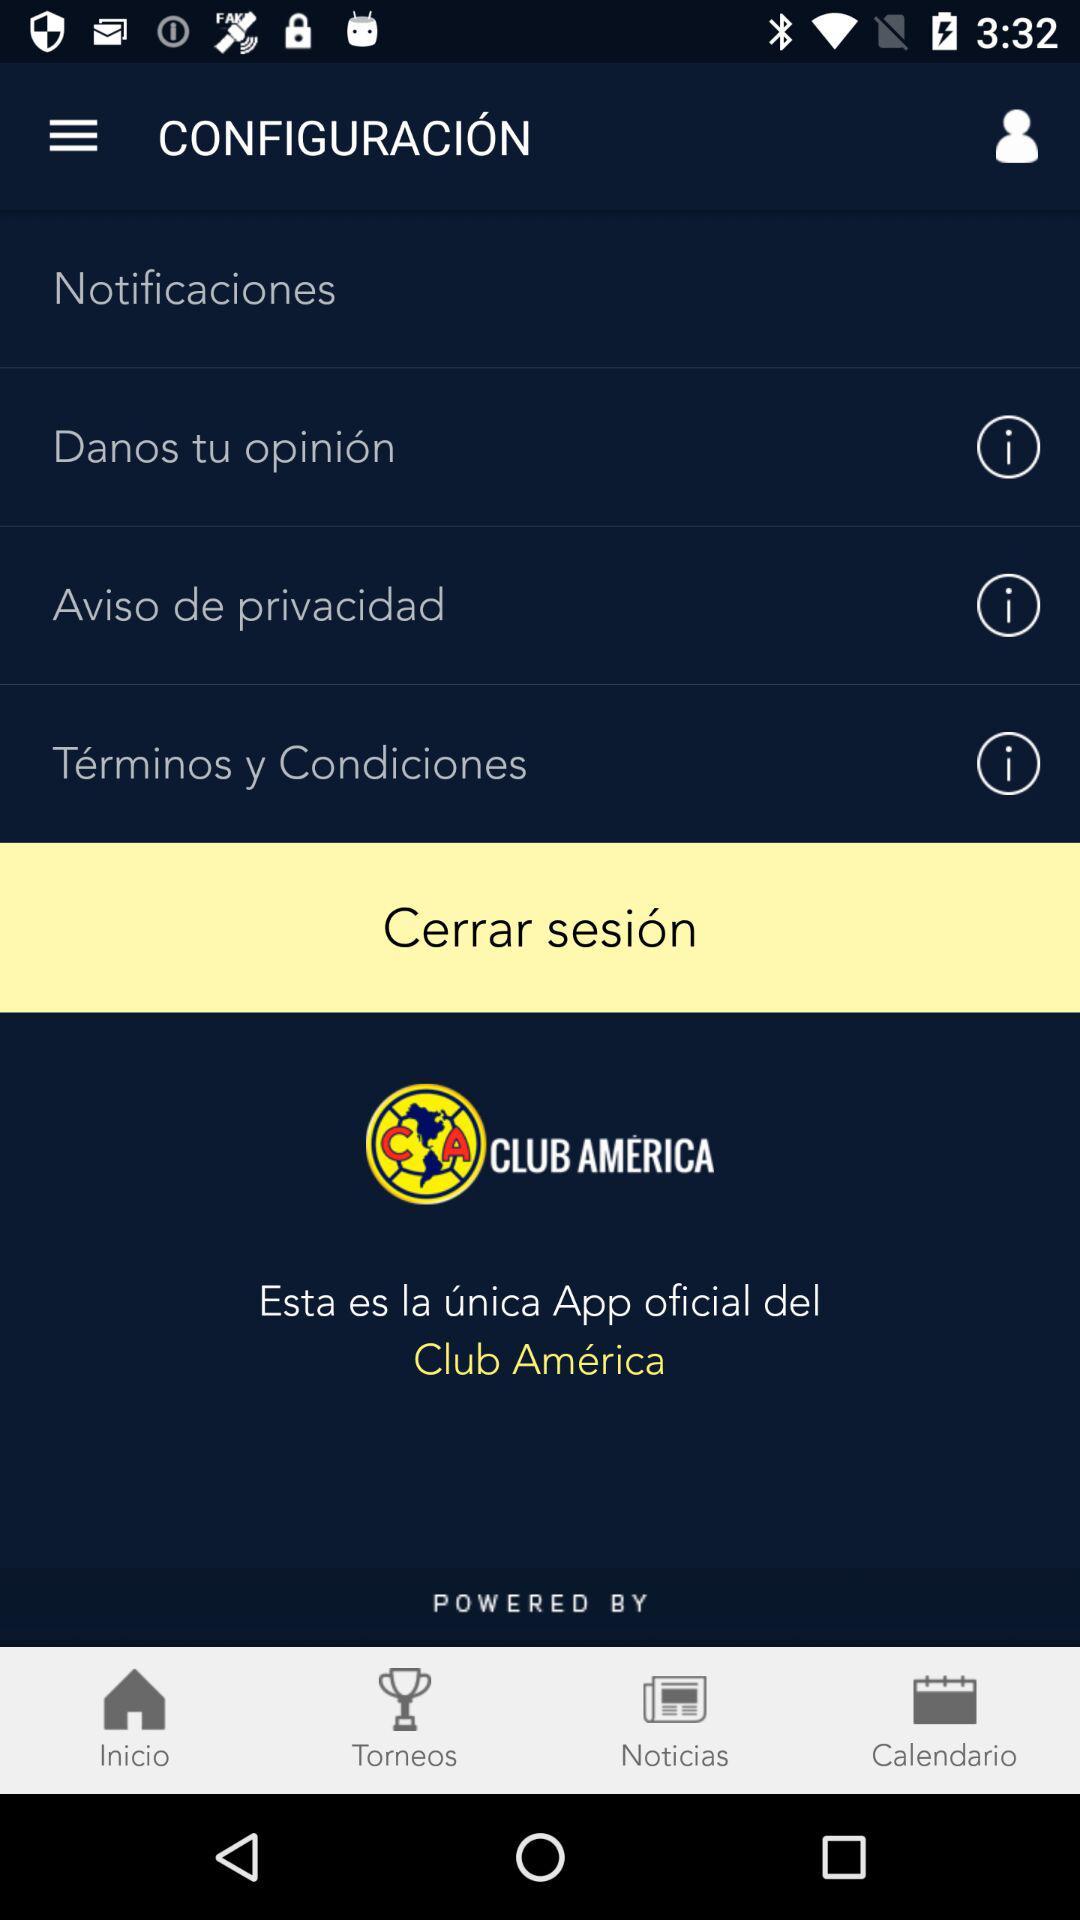  What do you see at coordinates (540, 1680) in the screenshot?
I see `navigate the app` at bounding box center [540, 1680].